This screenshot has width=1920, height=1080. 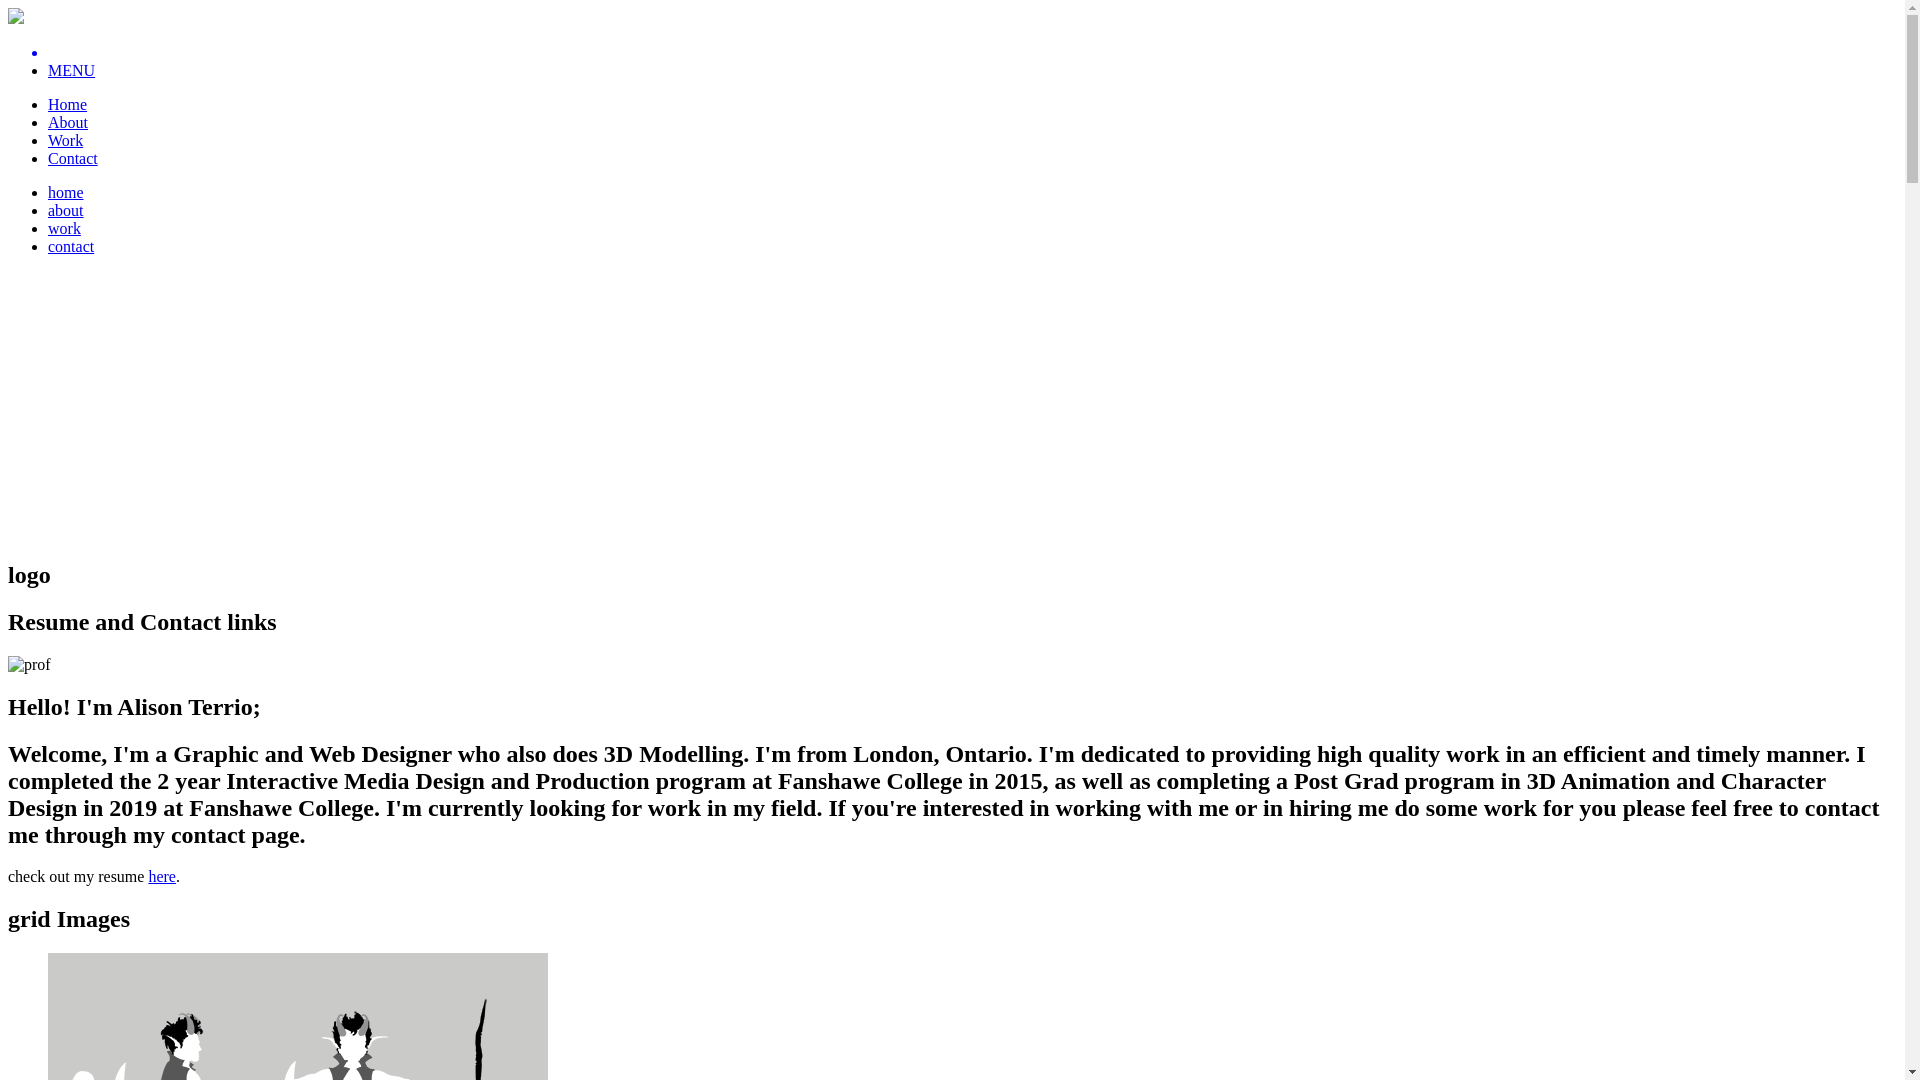 What do you see at coordinates (64, 227) in the screenshot?
I see `'work'` at bounding box center [64, 227].